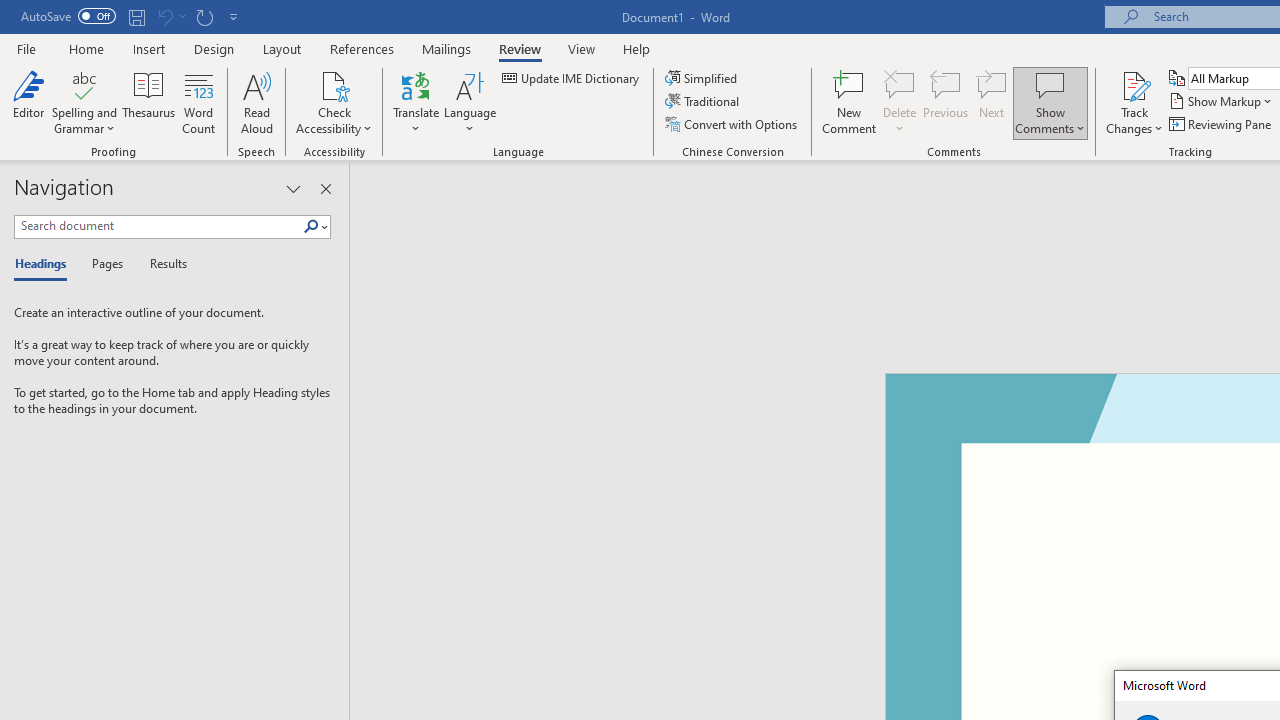  Describe the element at coordinates (1049, 84) in the screenshot. I see `'Show Comments'` at that location.